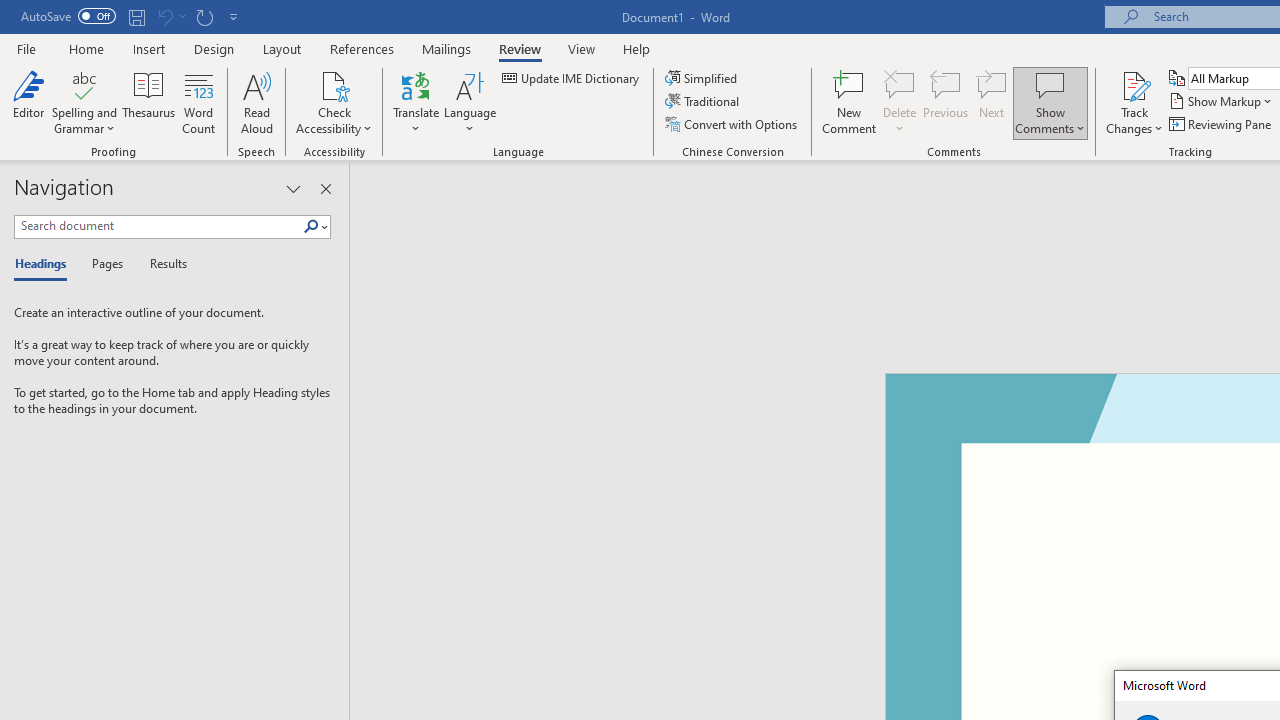  Describe the element at coordinates (1049, 84) in the screenshot. I see `'Show Comments'` at that location.